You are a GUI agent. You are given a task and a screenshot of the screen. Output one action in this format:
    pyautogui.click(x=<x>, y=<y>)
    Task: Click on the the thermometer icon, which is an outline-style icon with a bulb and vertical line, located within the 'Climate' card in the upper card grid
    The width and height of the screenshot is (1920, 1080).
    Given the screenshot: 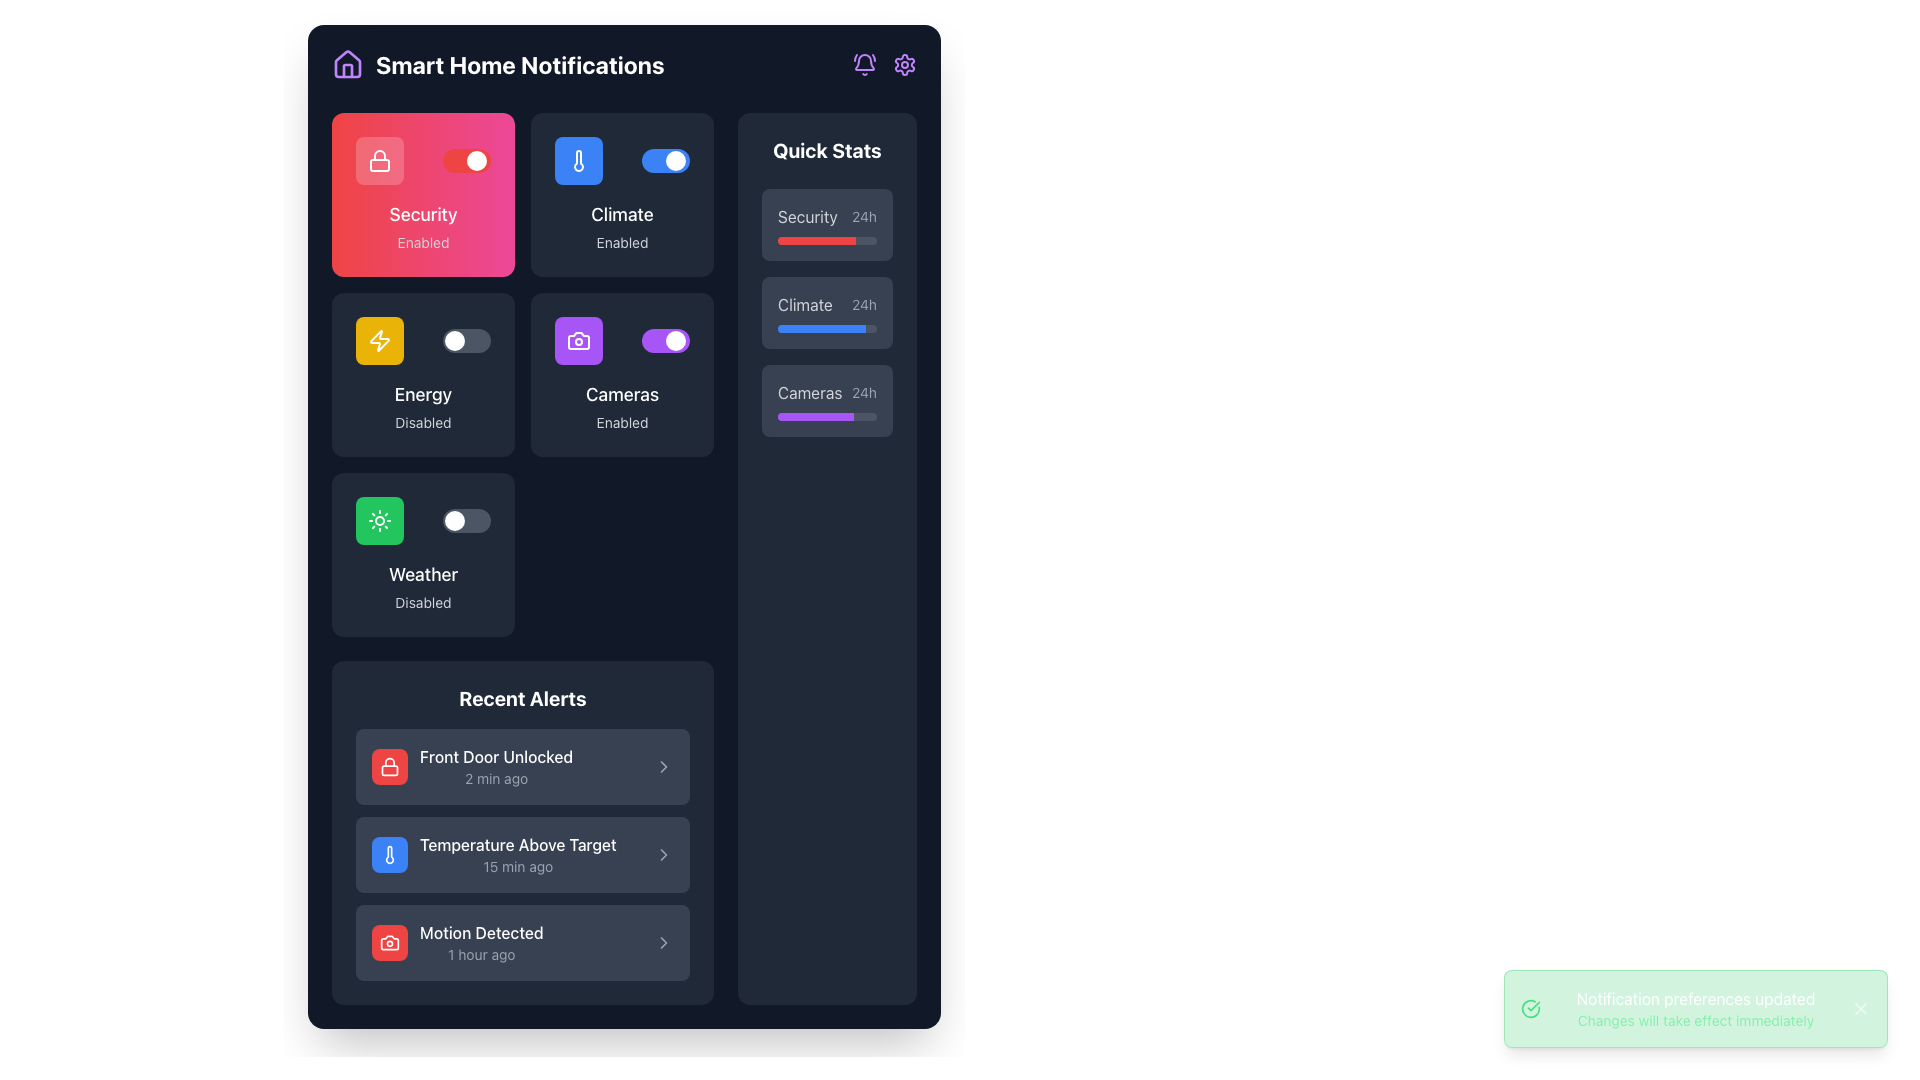 What is the action you would take?
    pyautogui.click(x=578, y=160)
    